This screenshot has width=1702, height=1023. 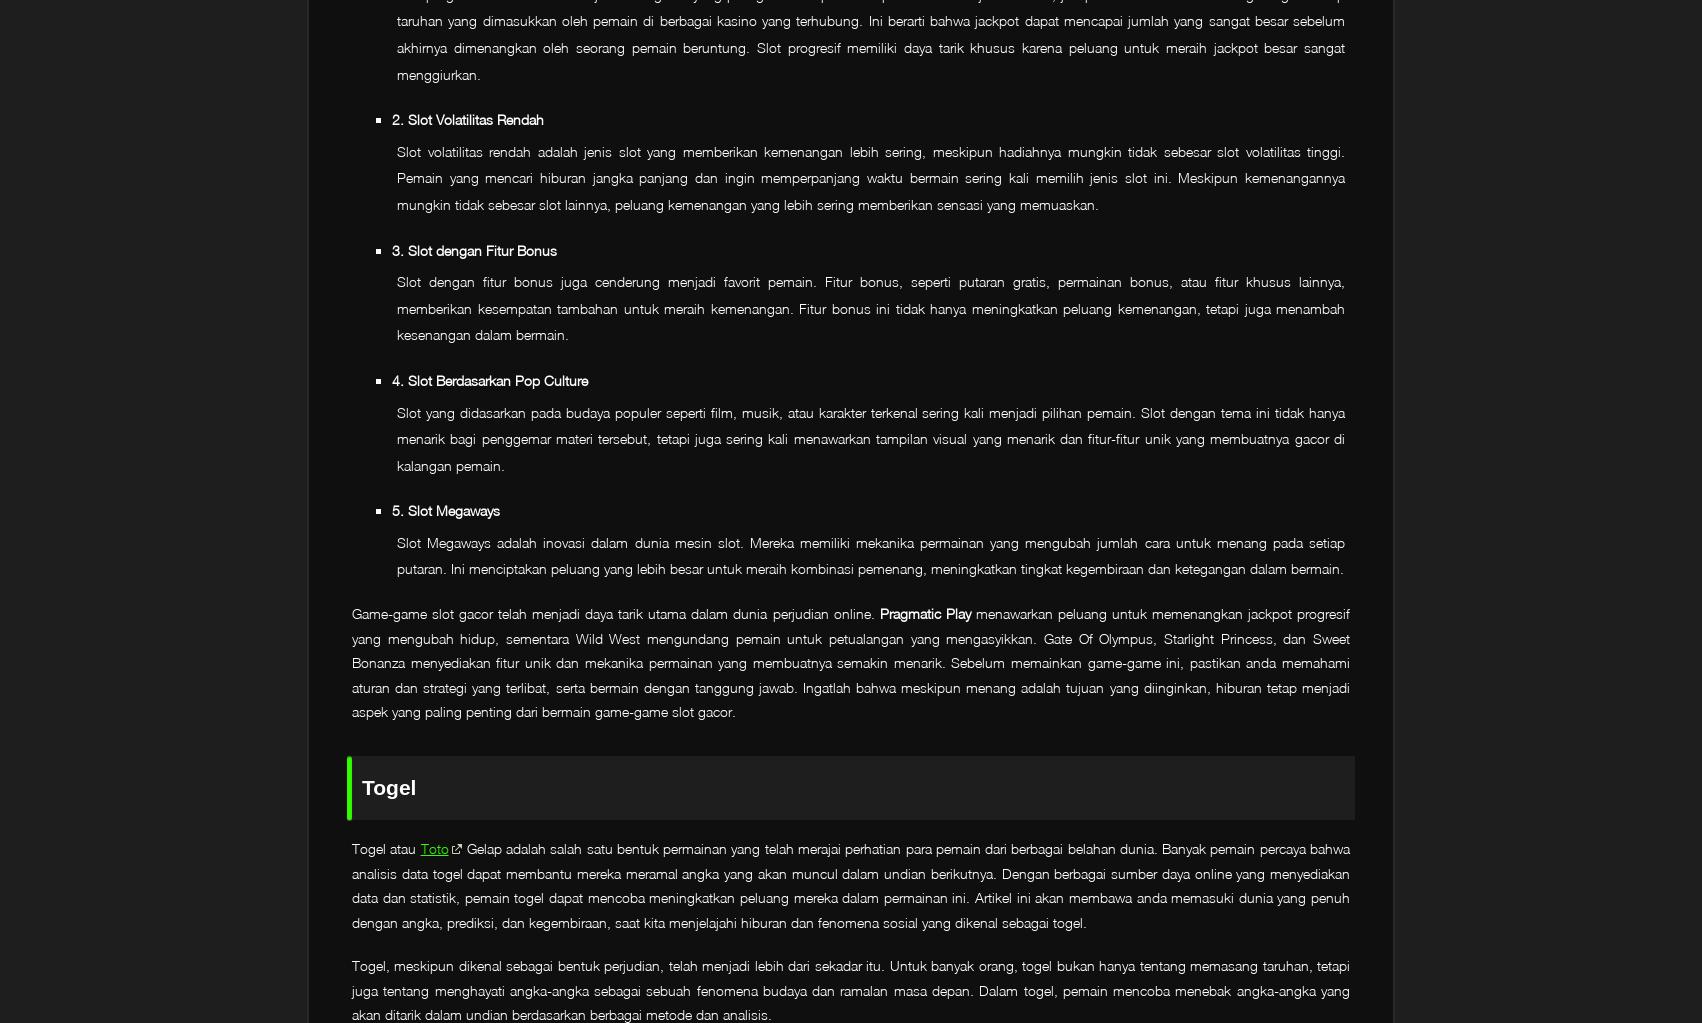 What do you see at coordinates (362, 785) in the screenshot?
I see `'Togel'` at bounding box center [362, 785].